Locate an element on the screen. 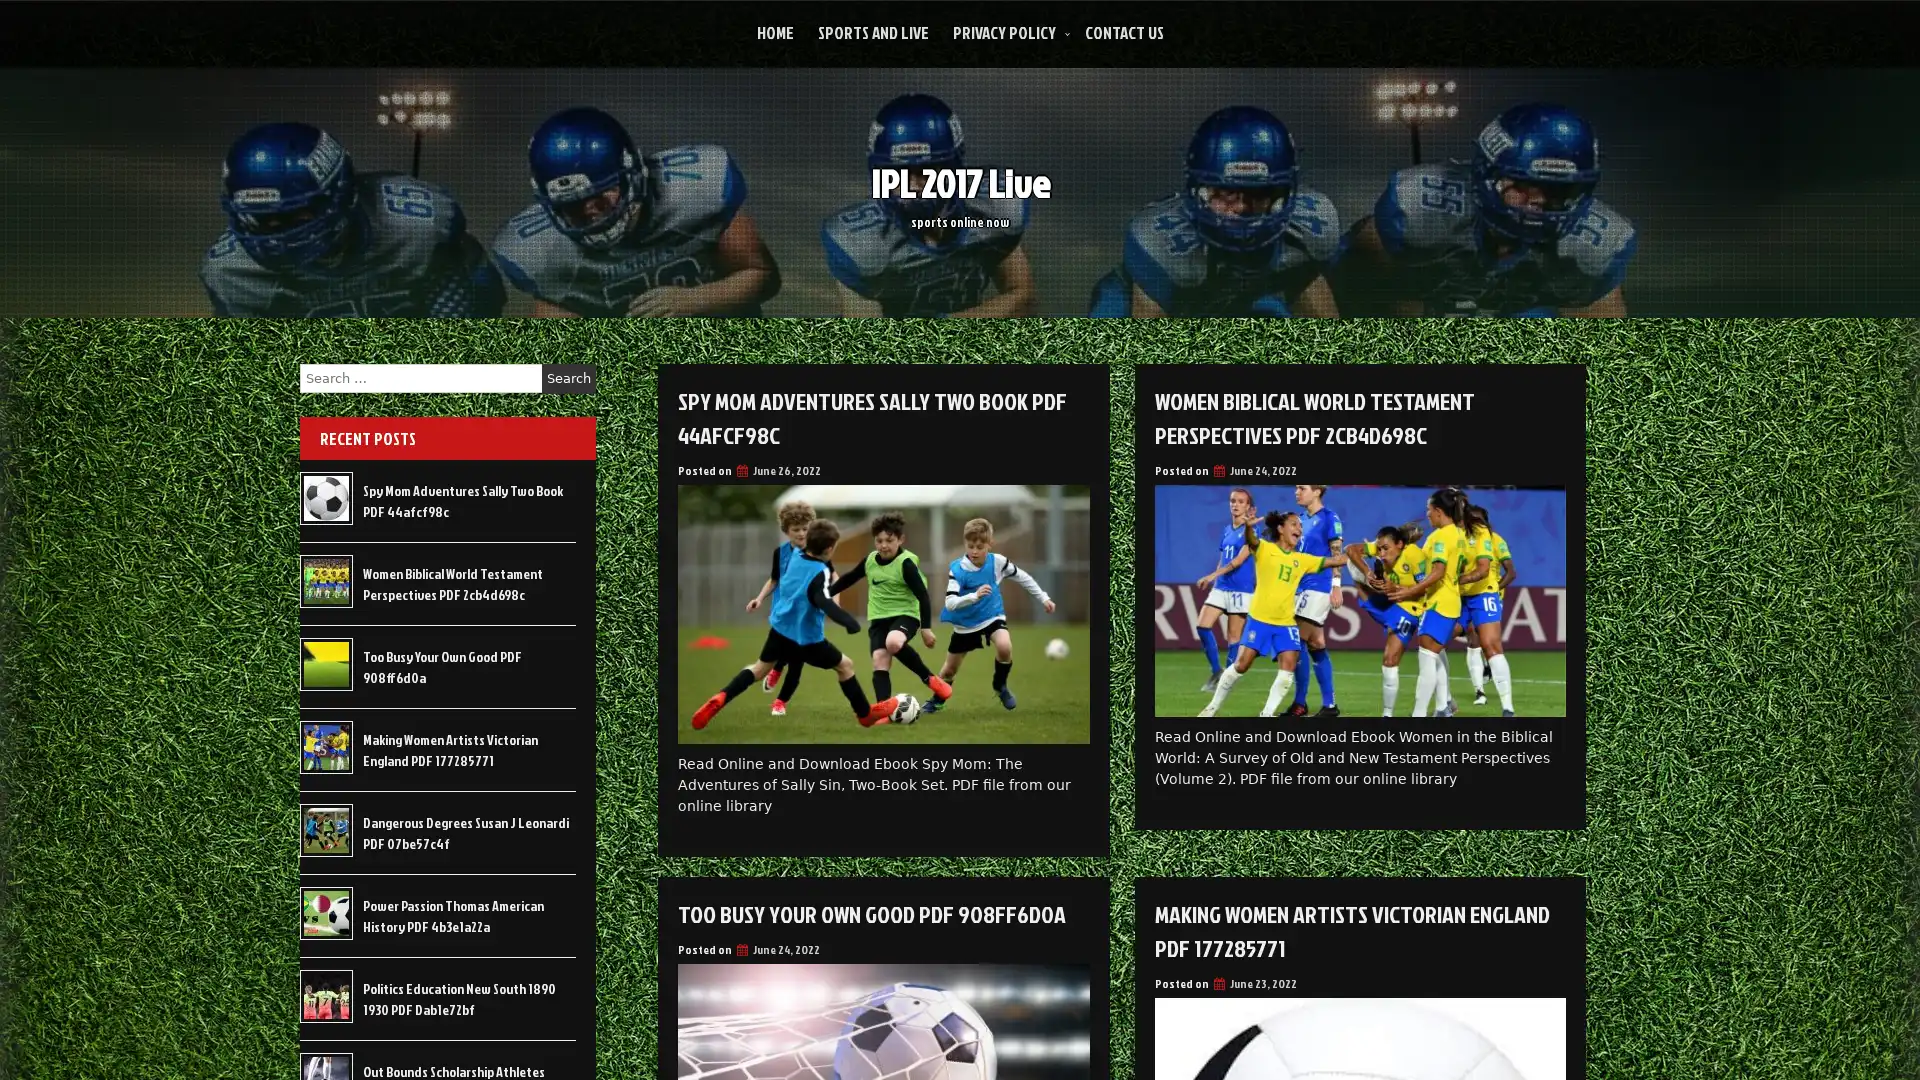  Search is located at coordinates (568, 378).